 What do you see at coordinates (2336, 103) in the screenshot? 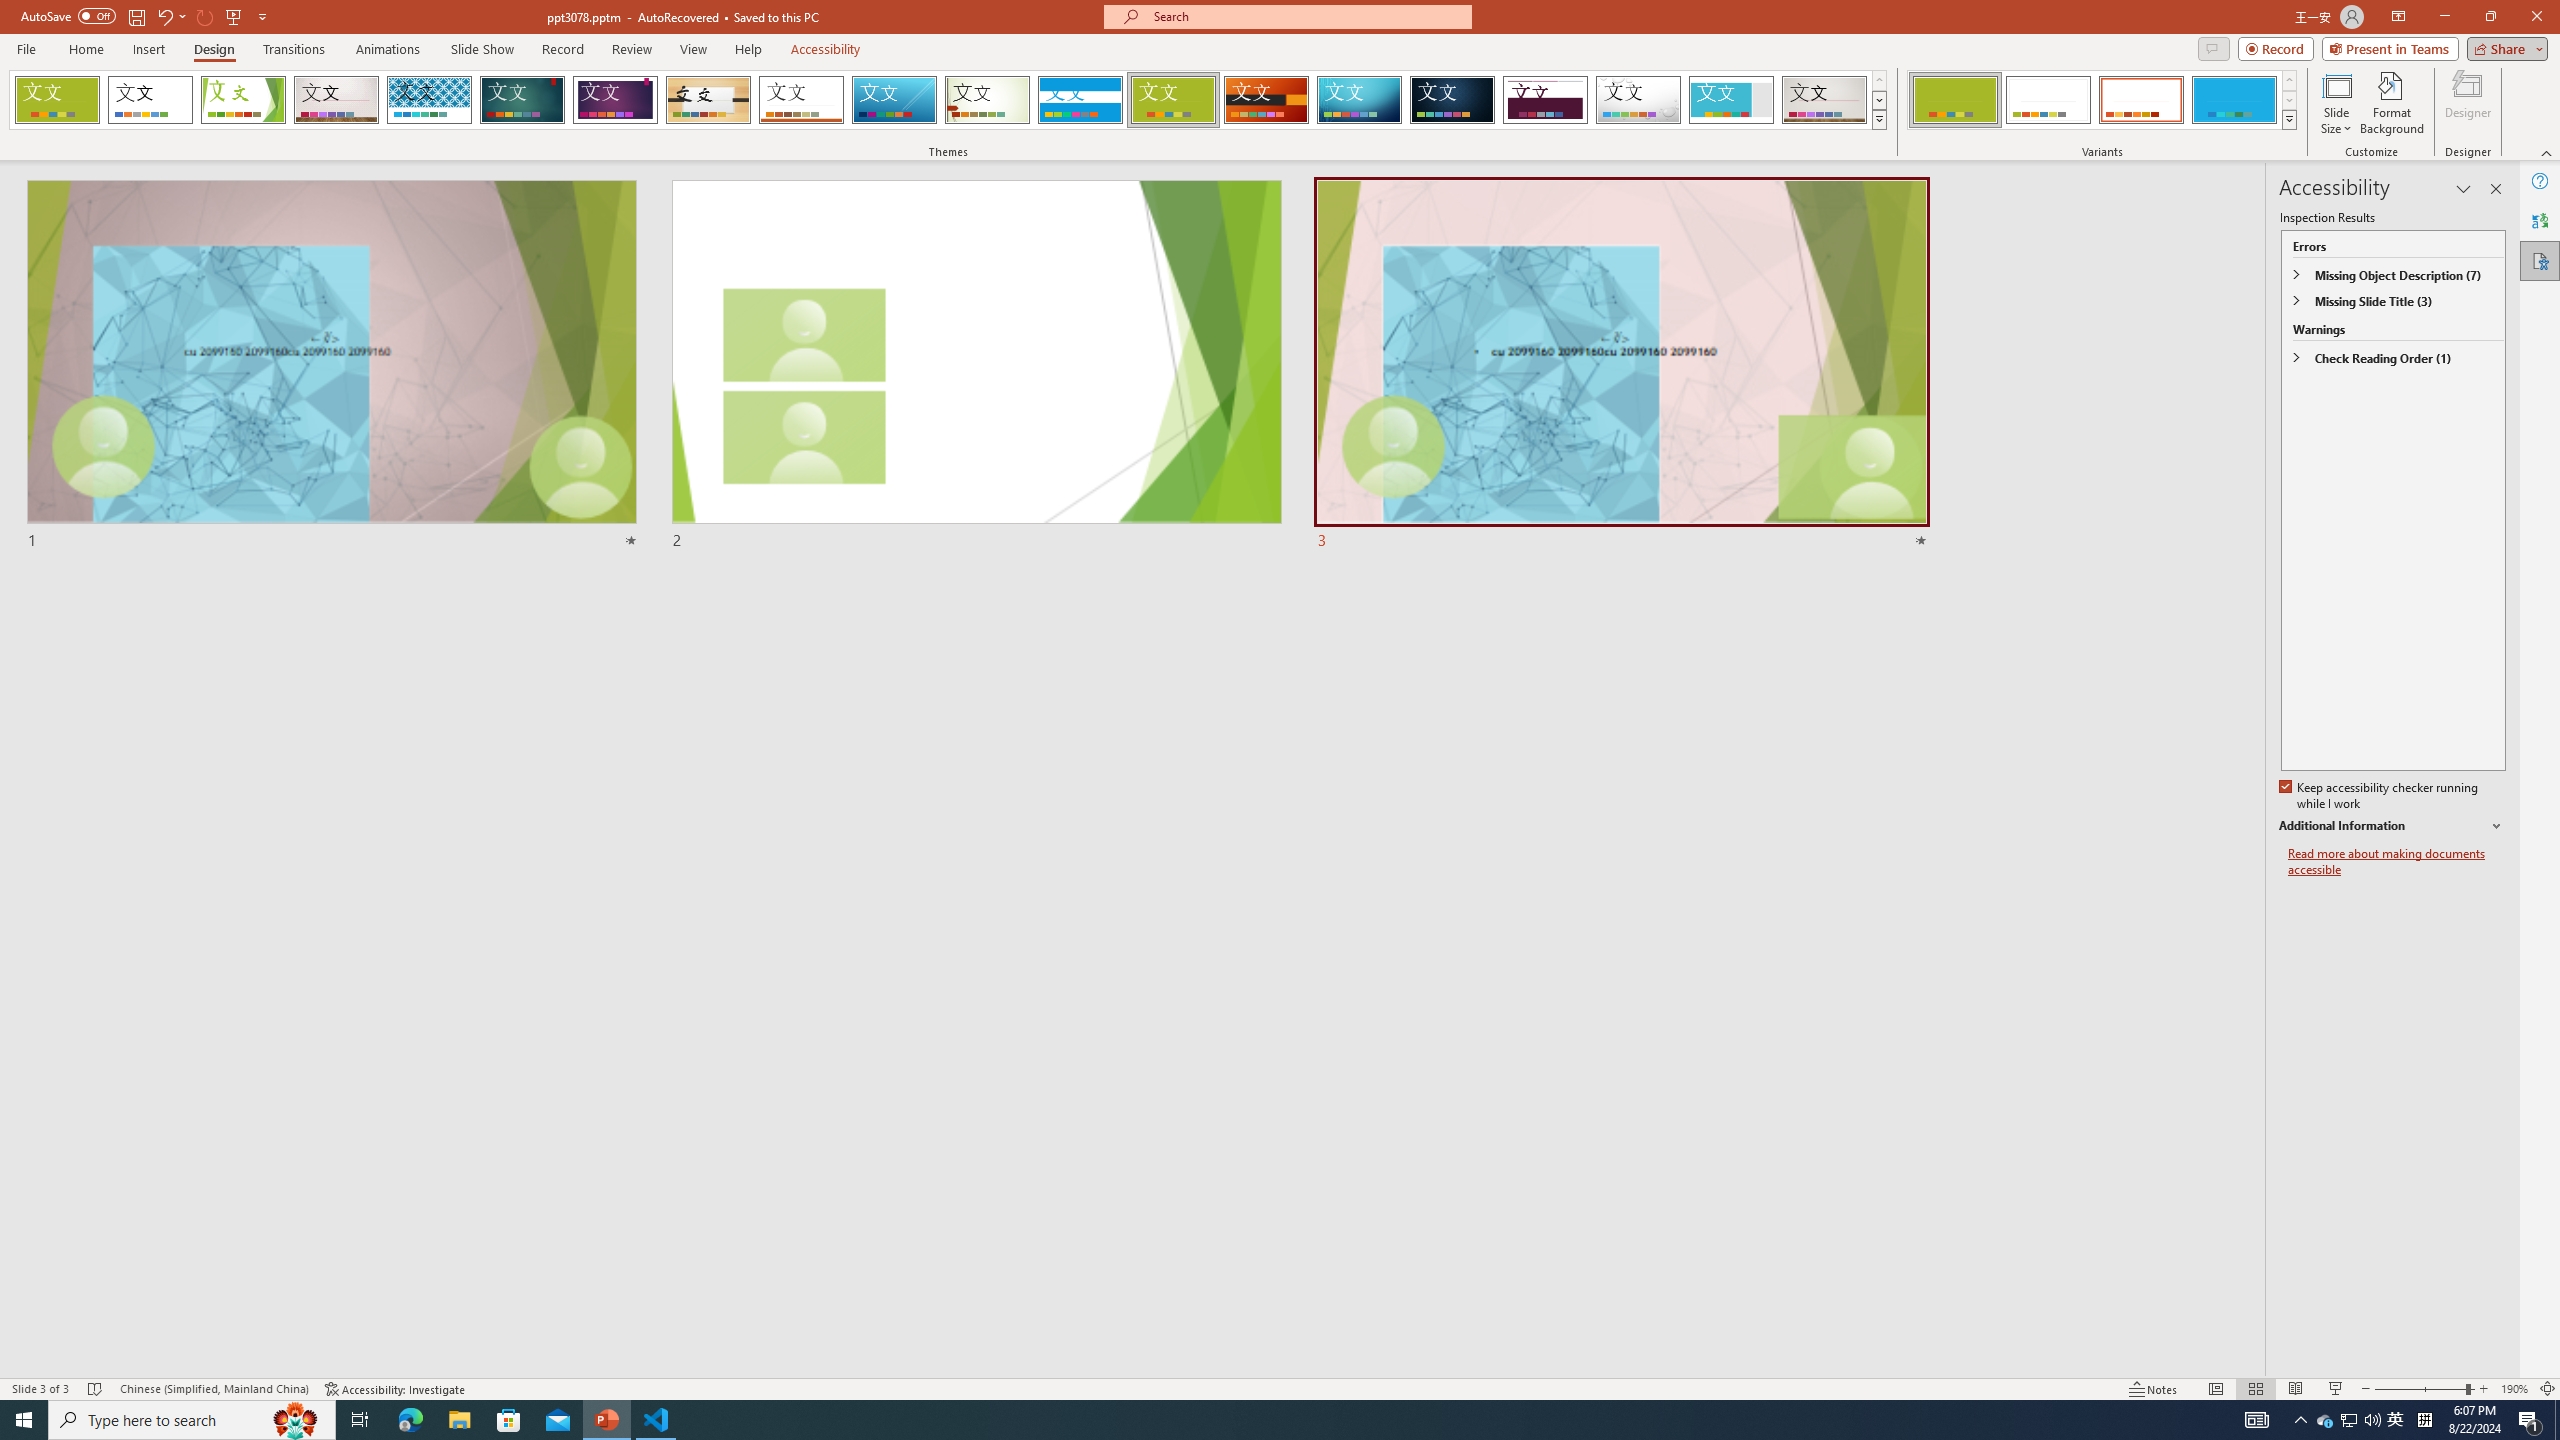
I see `'Slide Size'` at bounding box center [2336, 103].